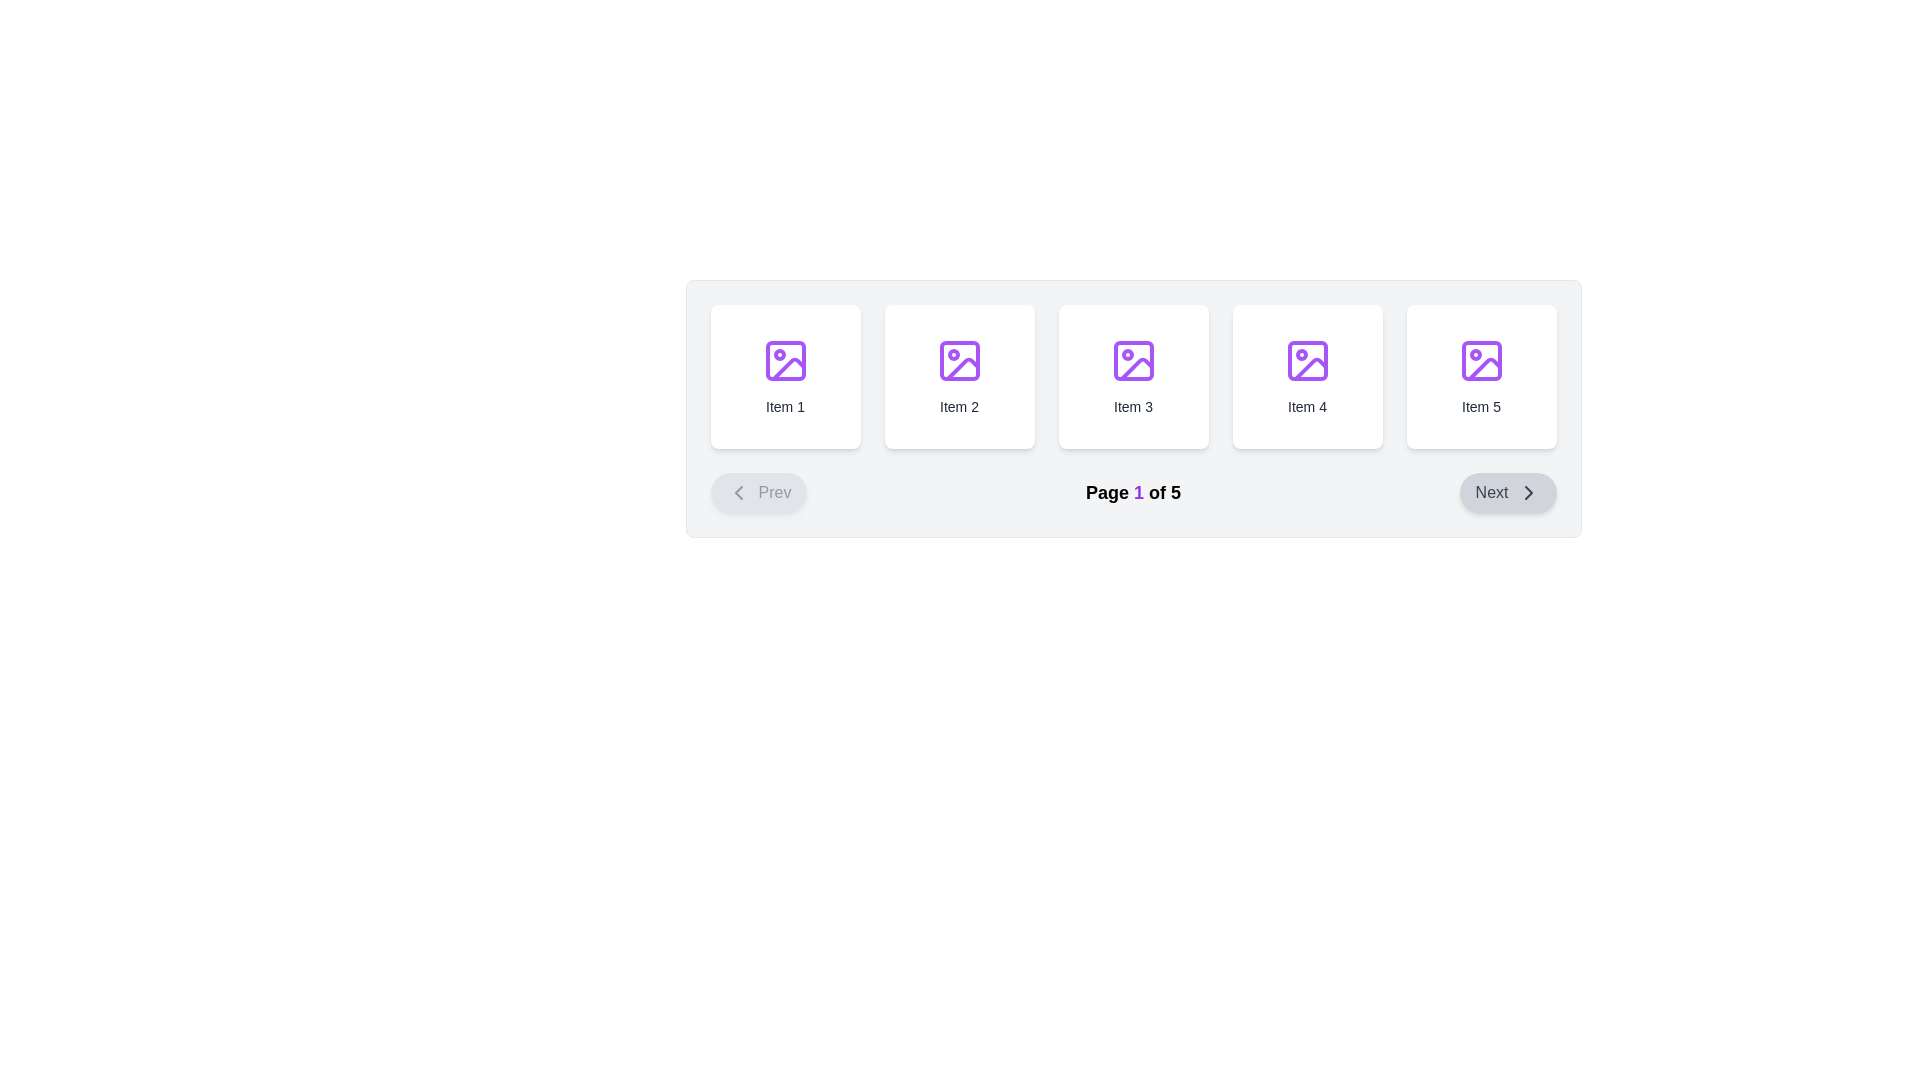 The image size is (1920, 1080). I want to click on the text display that shows 'Page 1 of 5' in bold, located centrally in the horizontal navigation bar between the 'Prev' and 'Next' buttons, so click(1133, 493).